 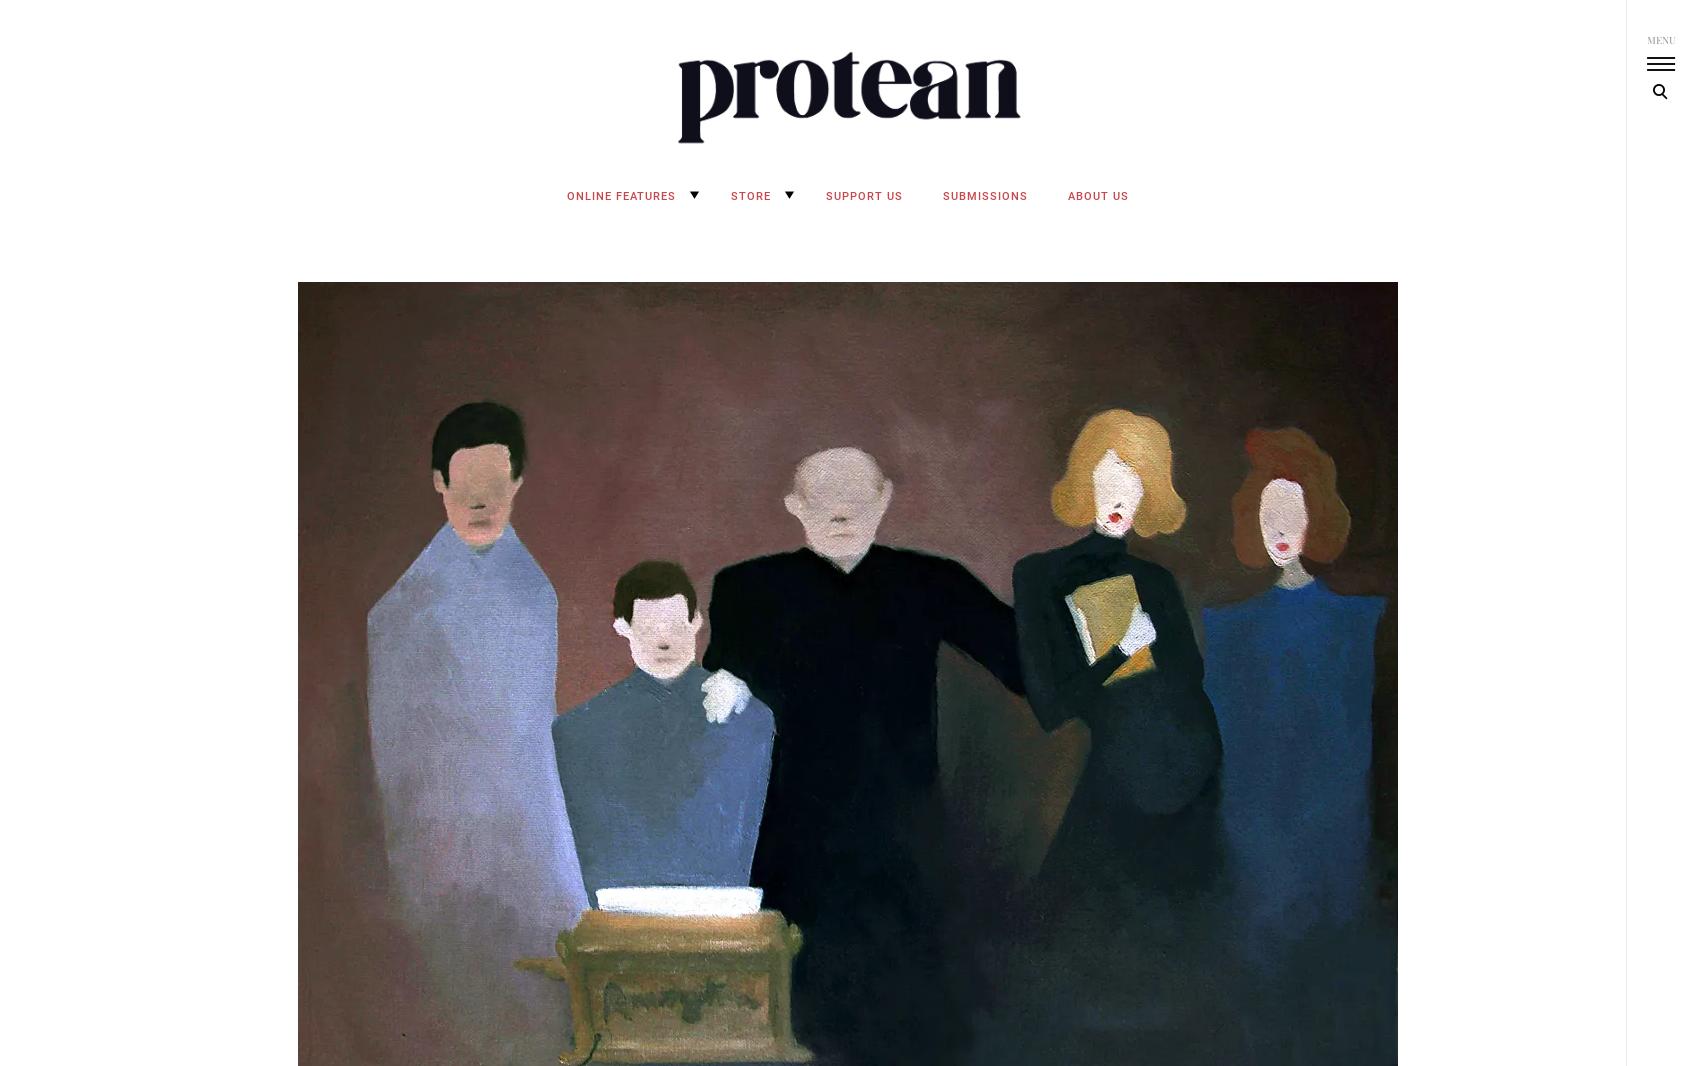 I want to click on 'Protean Magazine', so click(x=484, y=180).